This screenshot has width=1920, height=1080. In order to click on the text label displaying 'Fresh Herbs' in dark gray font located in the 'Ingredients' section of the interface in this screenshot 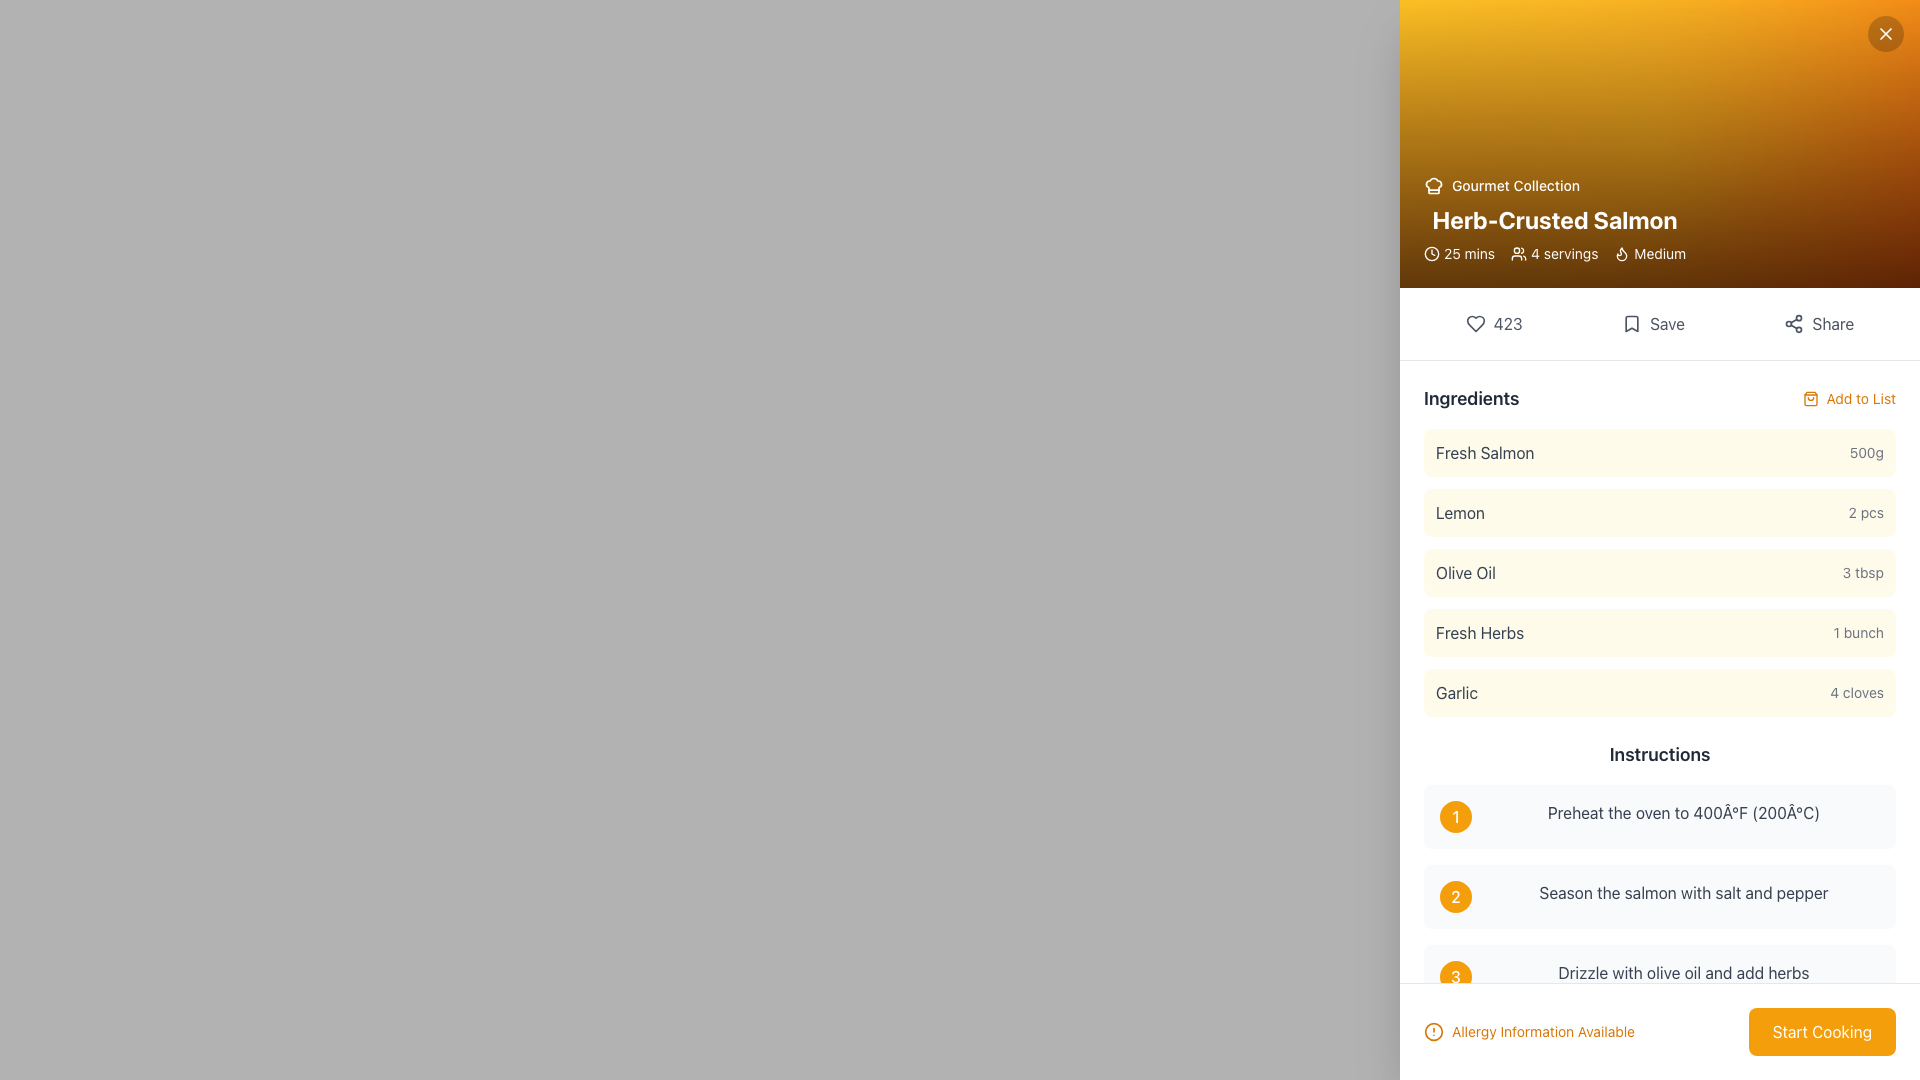, I will do `click(1480, 632)`.